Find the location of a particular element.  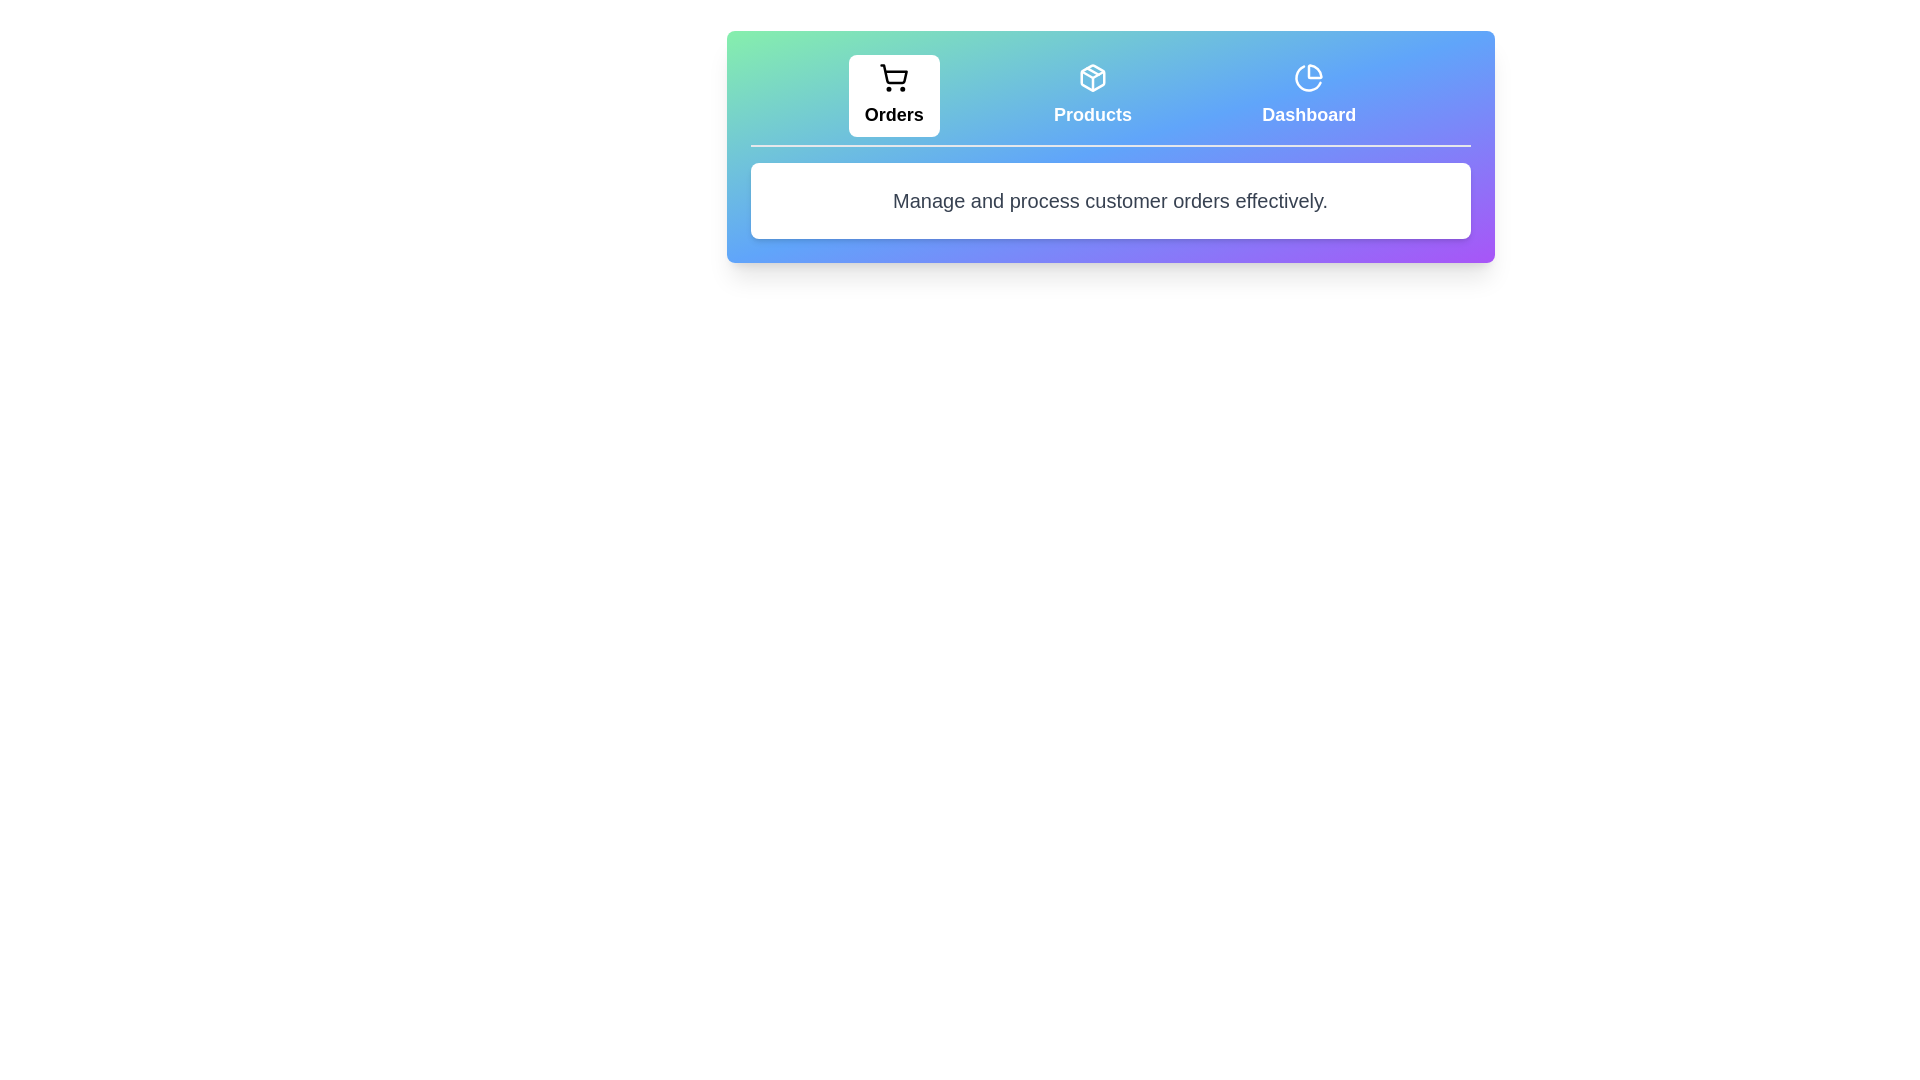

the tab labeled Products to observe its hover effect is located at coordinates (1092, 96).